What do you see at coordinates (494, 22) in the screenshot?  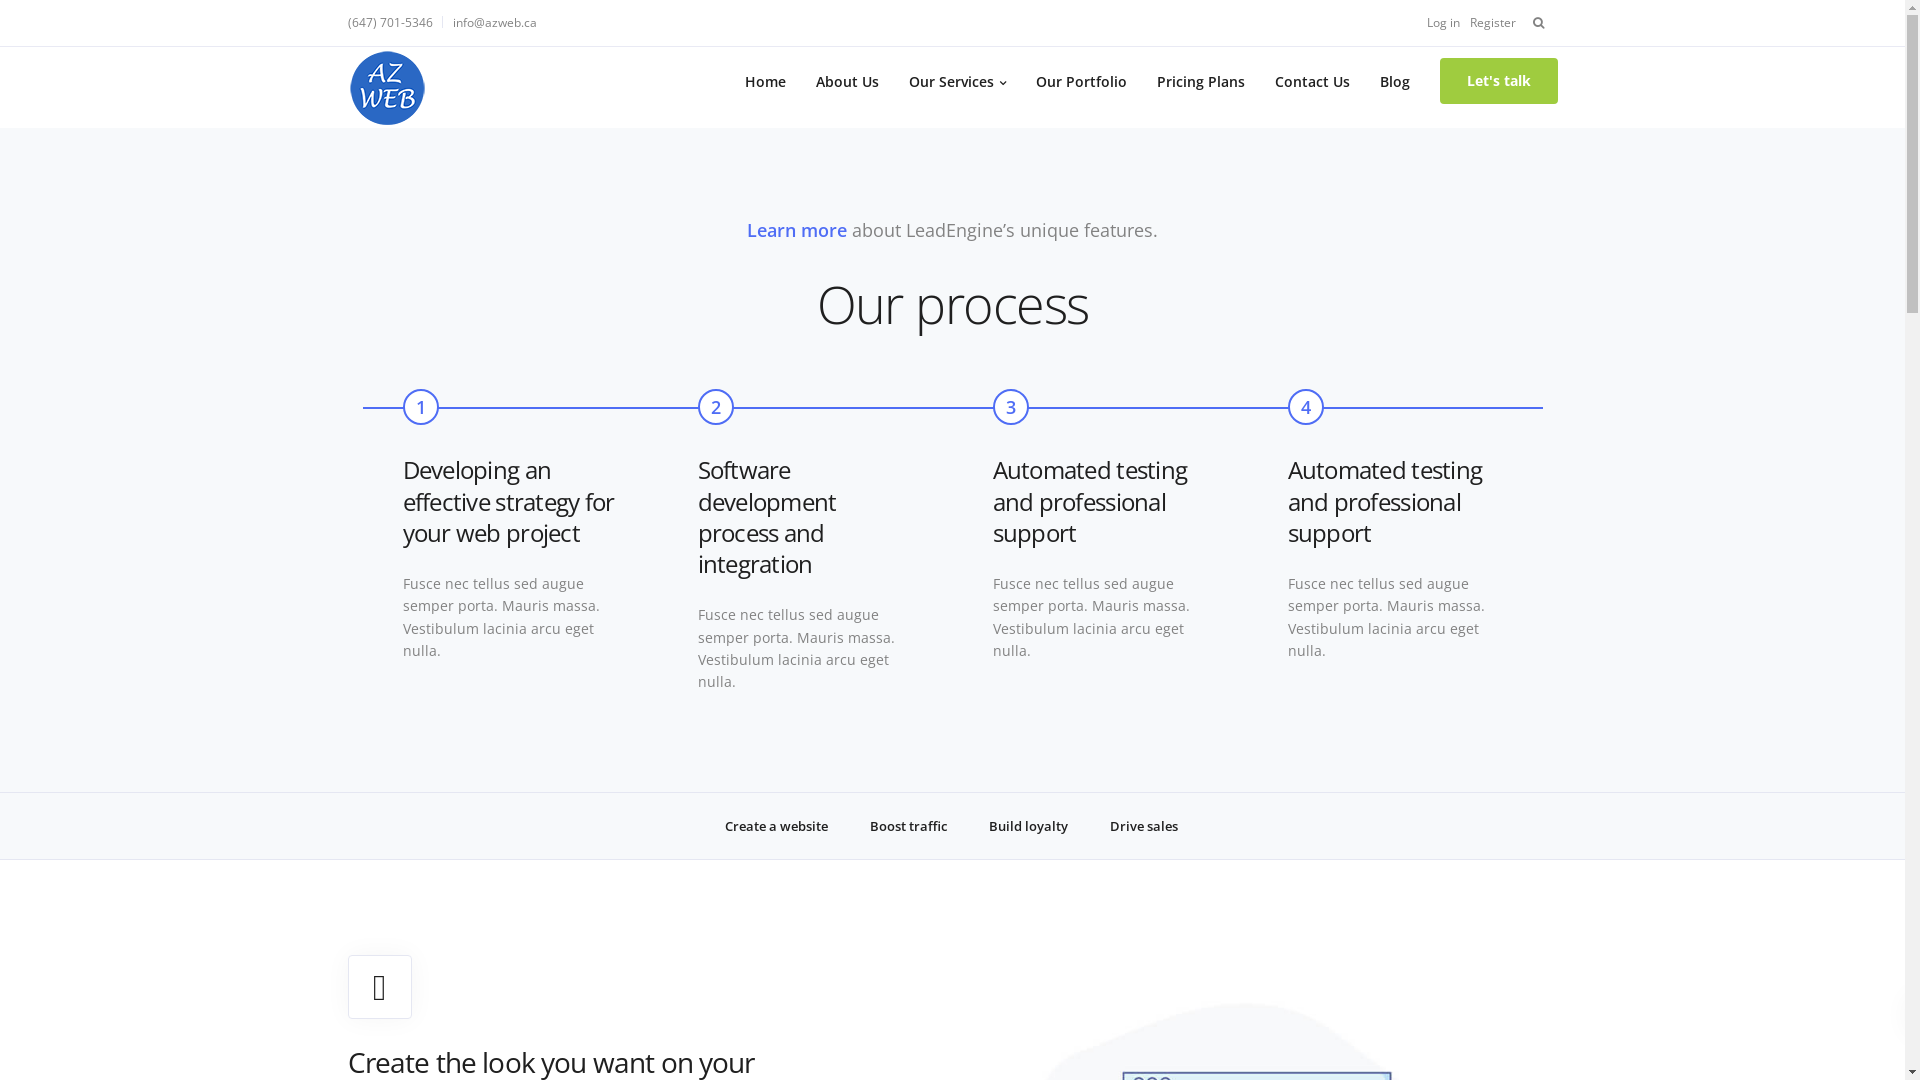 I see `'info@azweb.ca'` at bounding box center [494, 22].